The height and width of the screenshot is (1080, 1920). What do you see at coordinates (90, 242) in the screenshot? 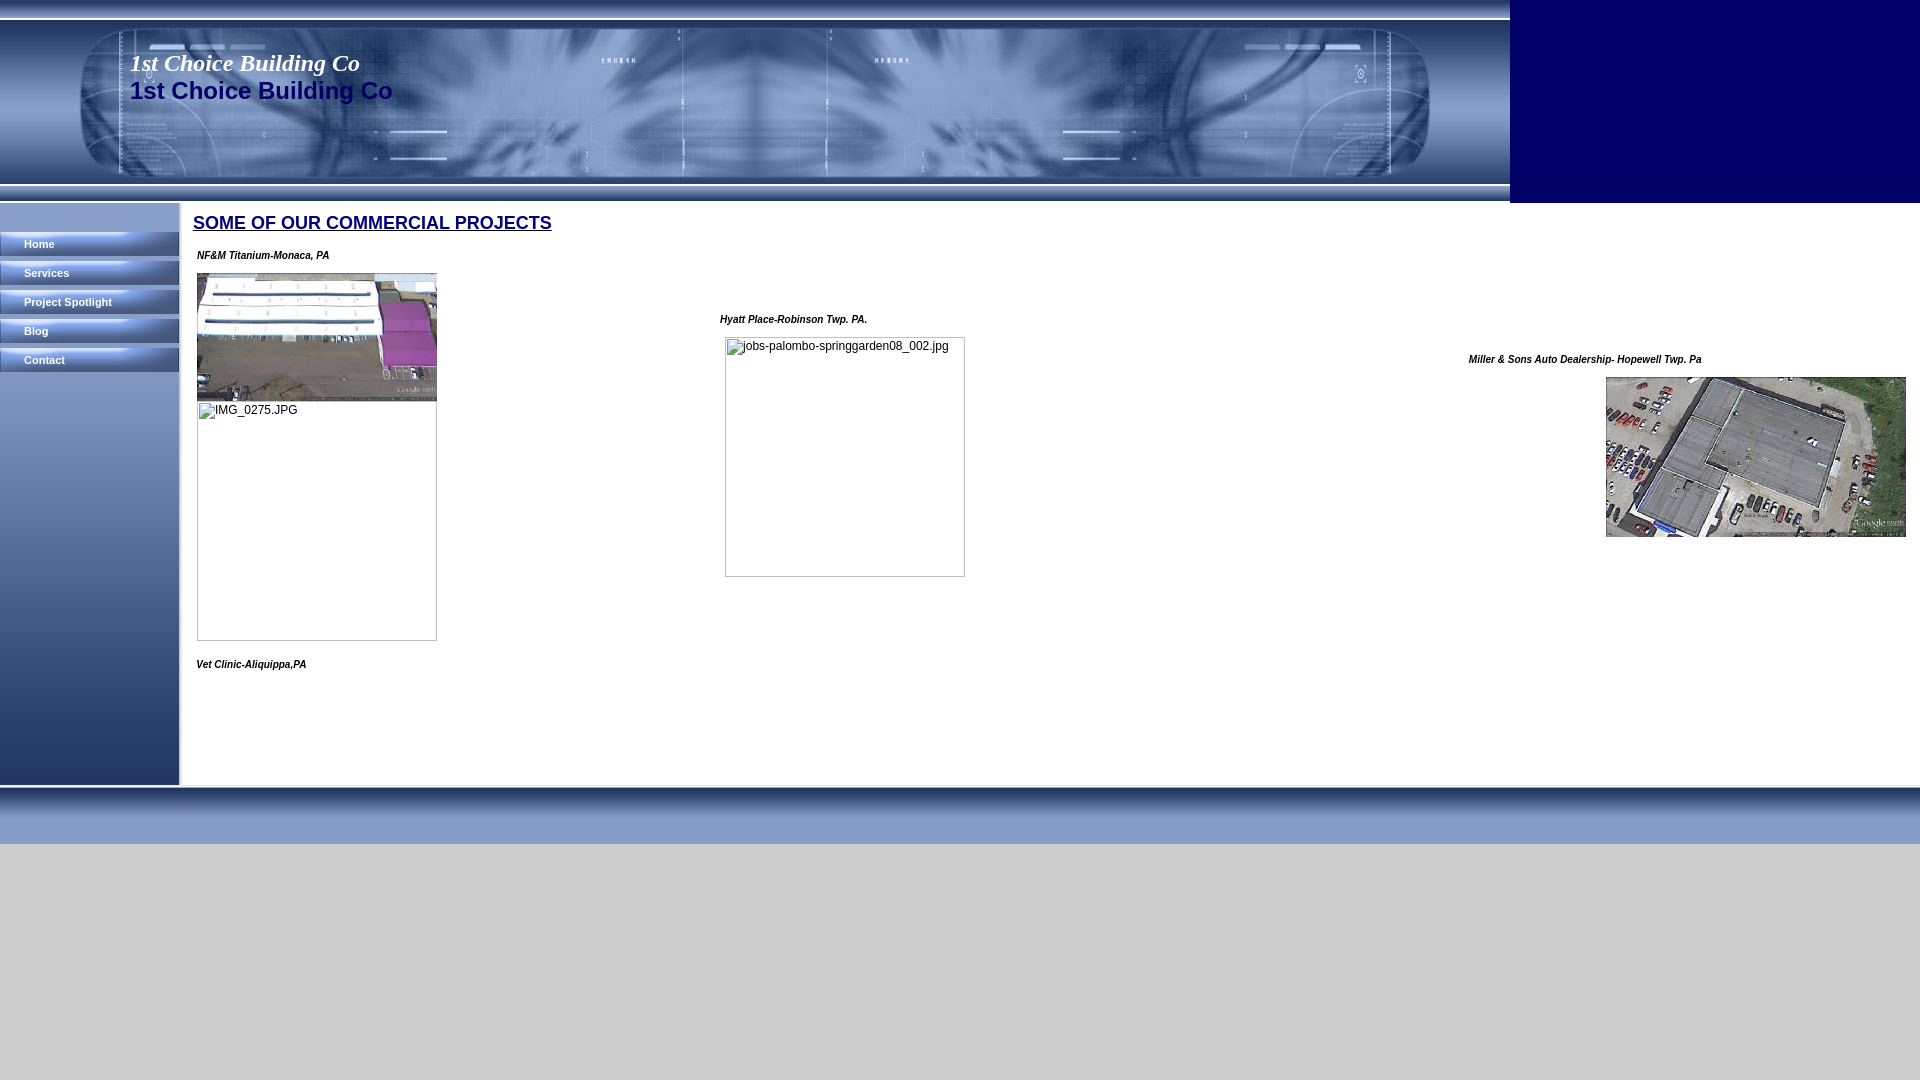
I see `'Home'` at bounding box center [90, 242].